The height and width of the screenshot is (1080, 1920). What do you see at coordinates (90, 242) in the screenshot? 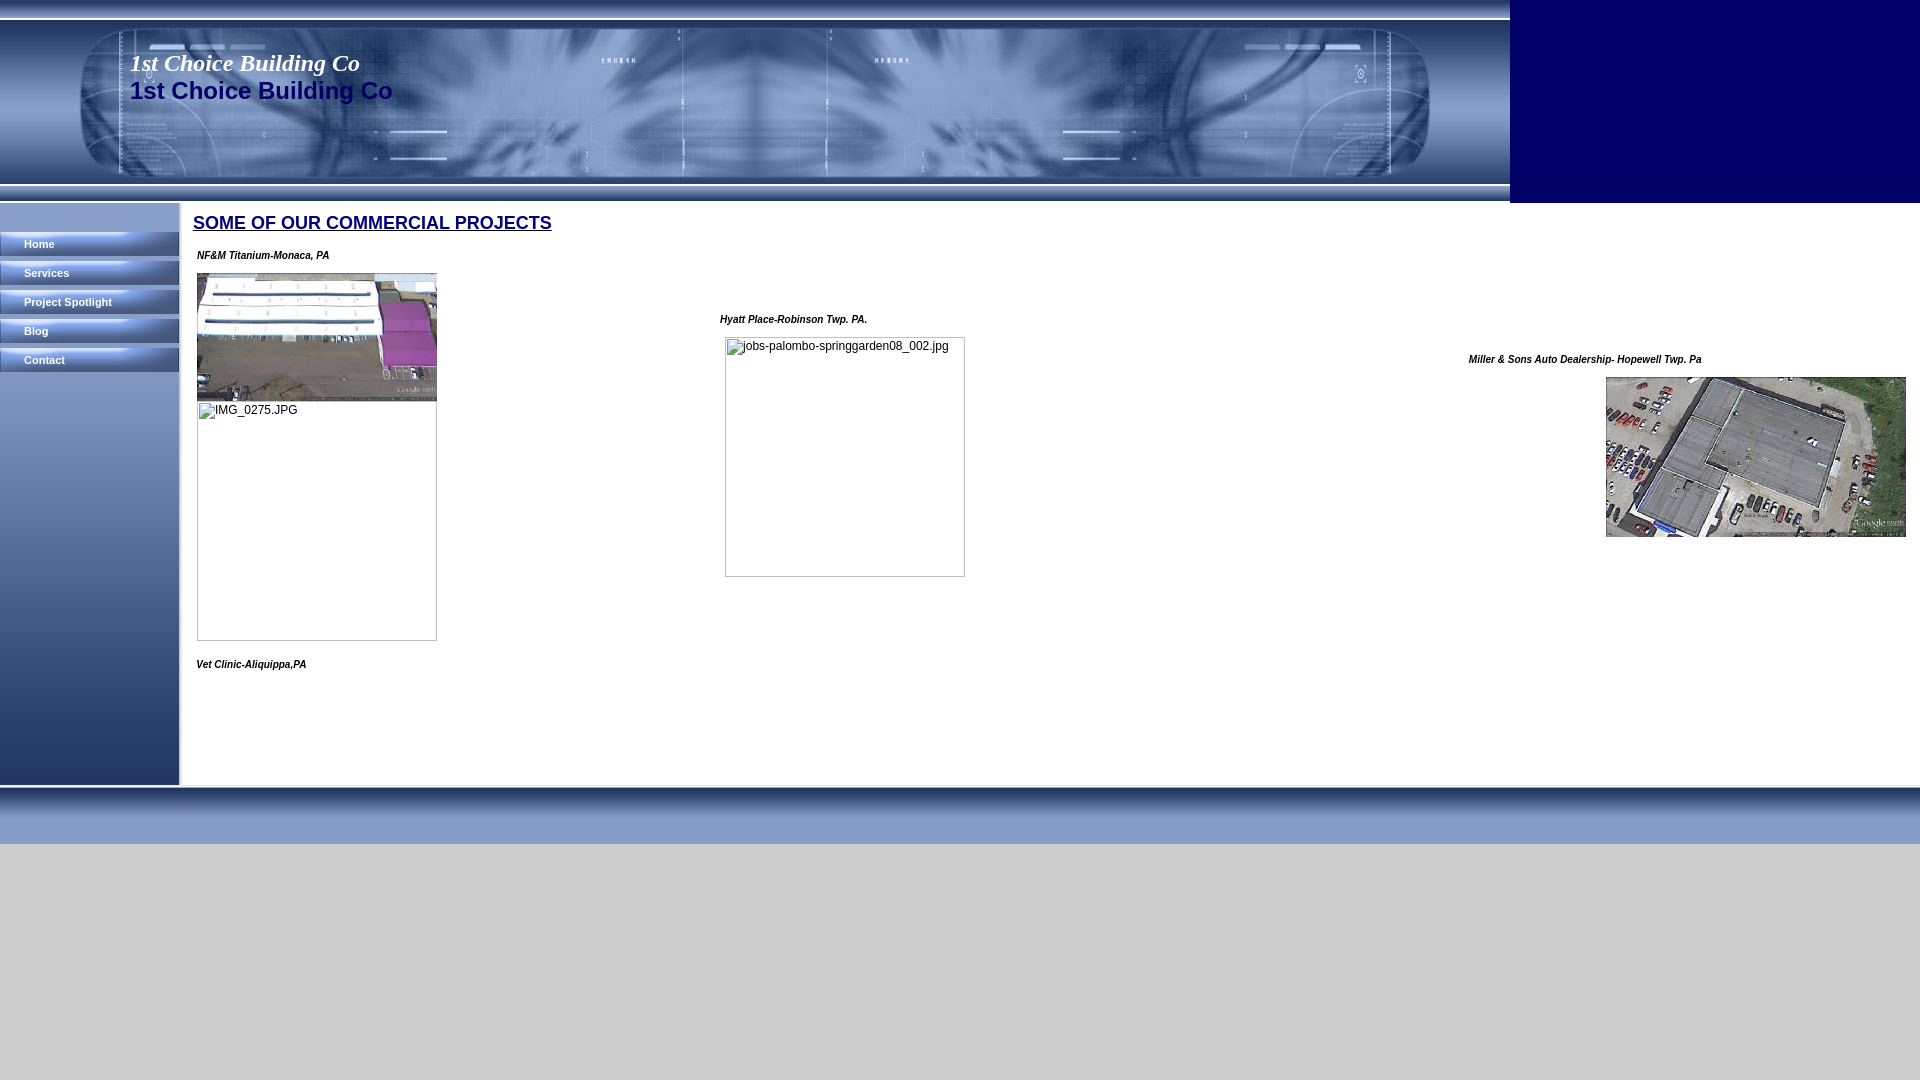
I see `'Home'` at bounding box center [90, 242].